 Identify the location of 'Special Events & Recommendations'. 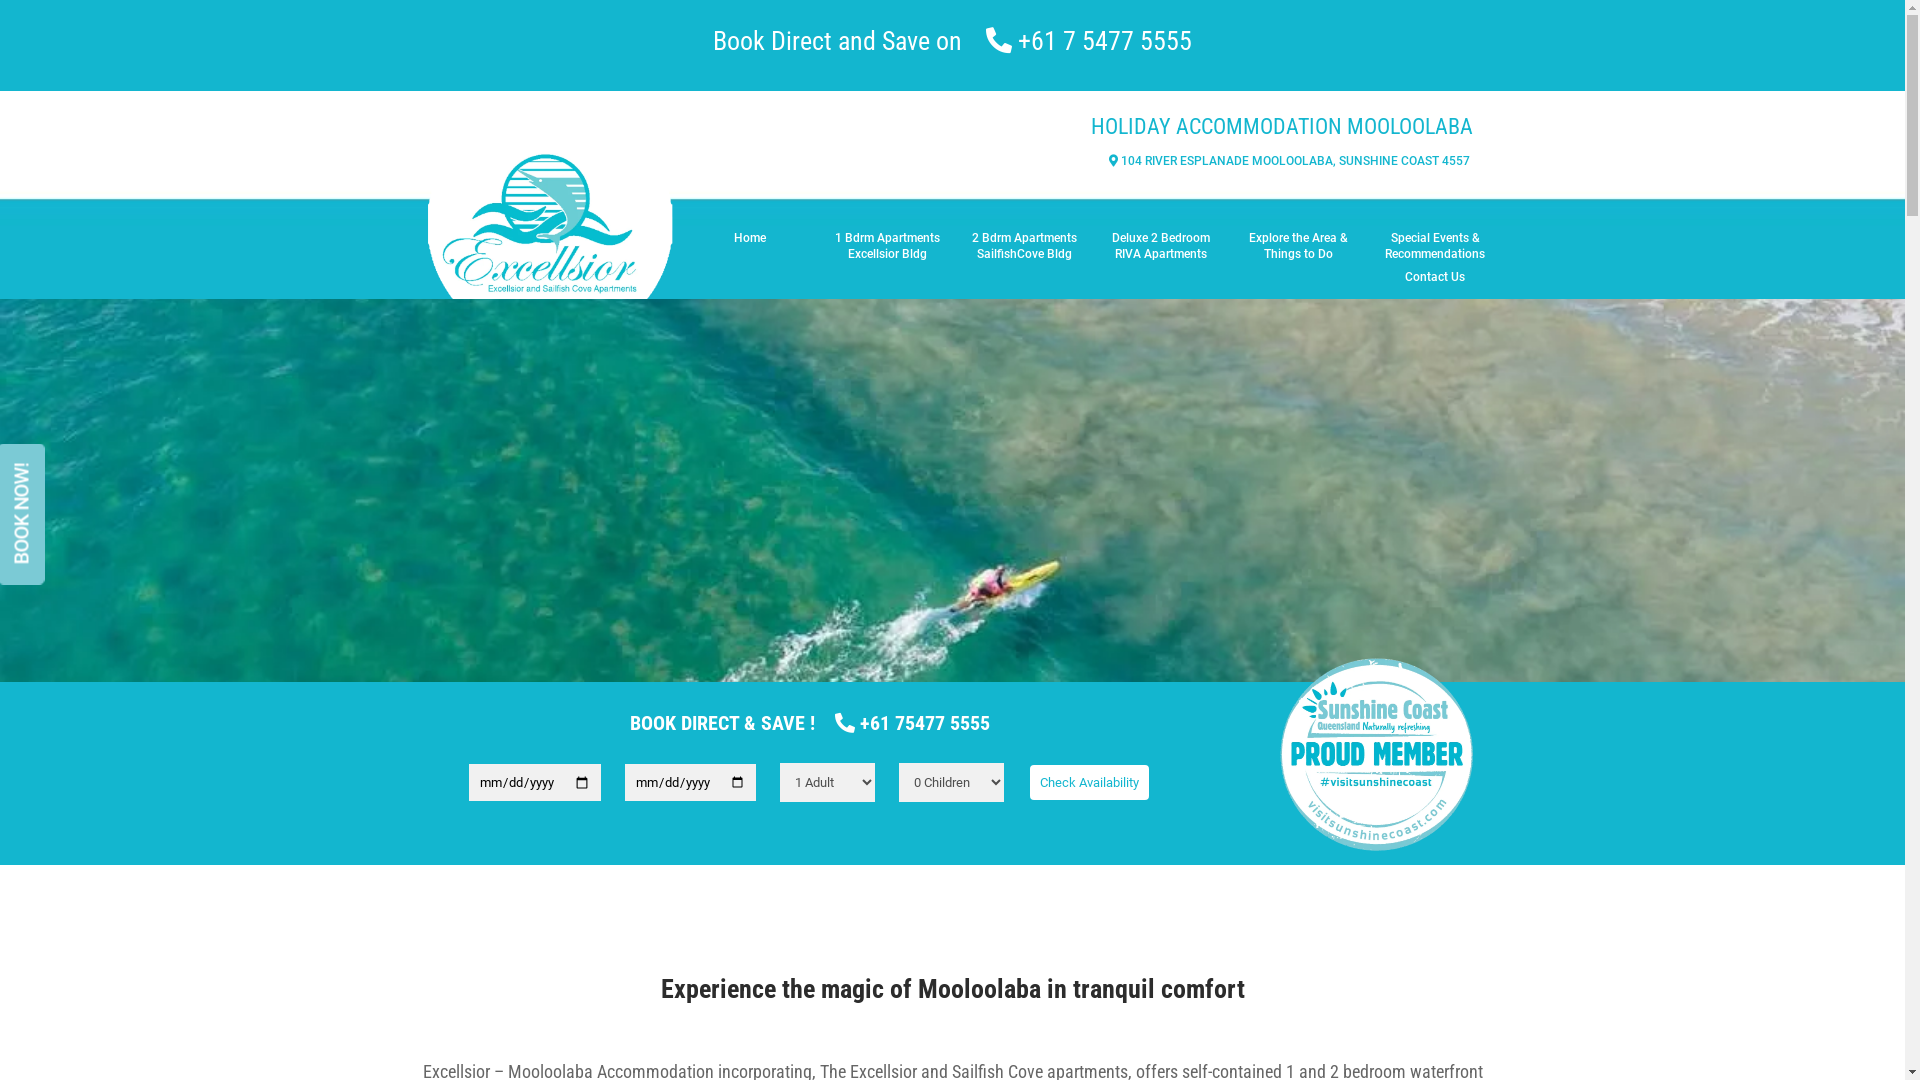
(1434, 245).